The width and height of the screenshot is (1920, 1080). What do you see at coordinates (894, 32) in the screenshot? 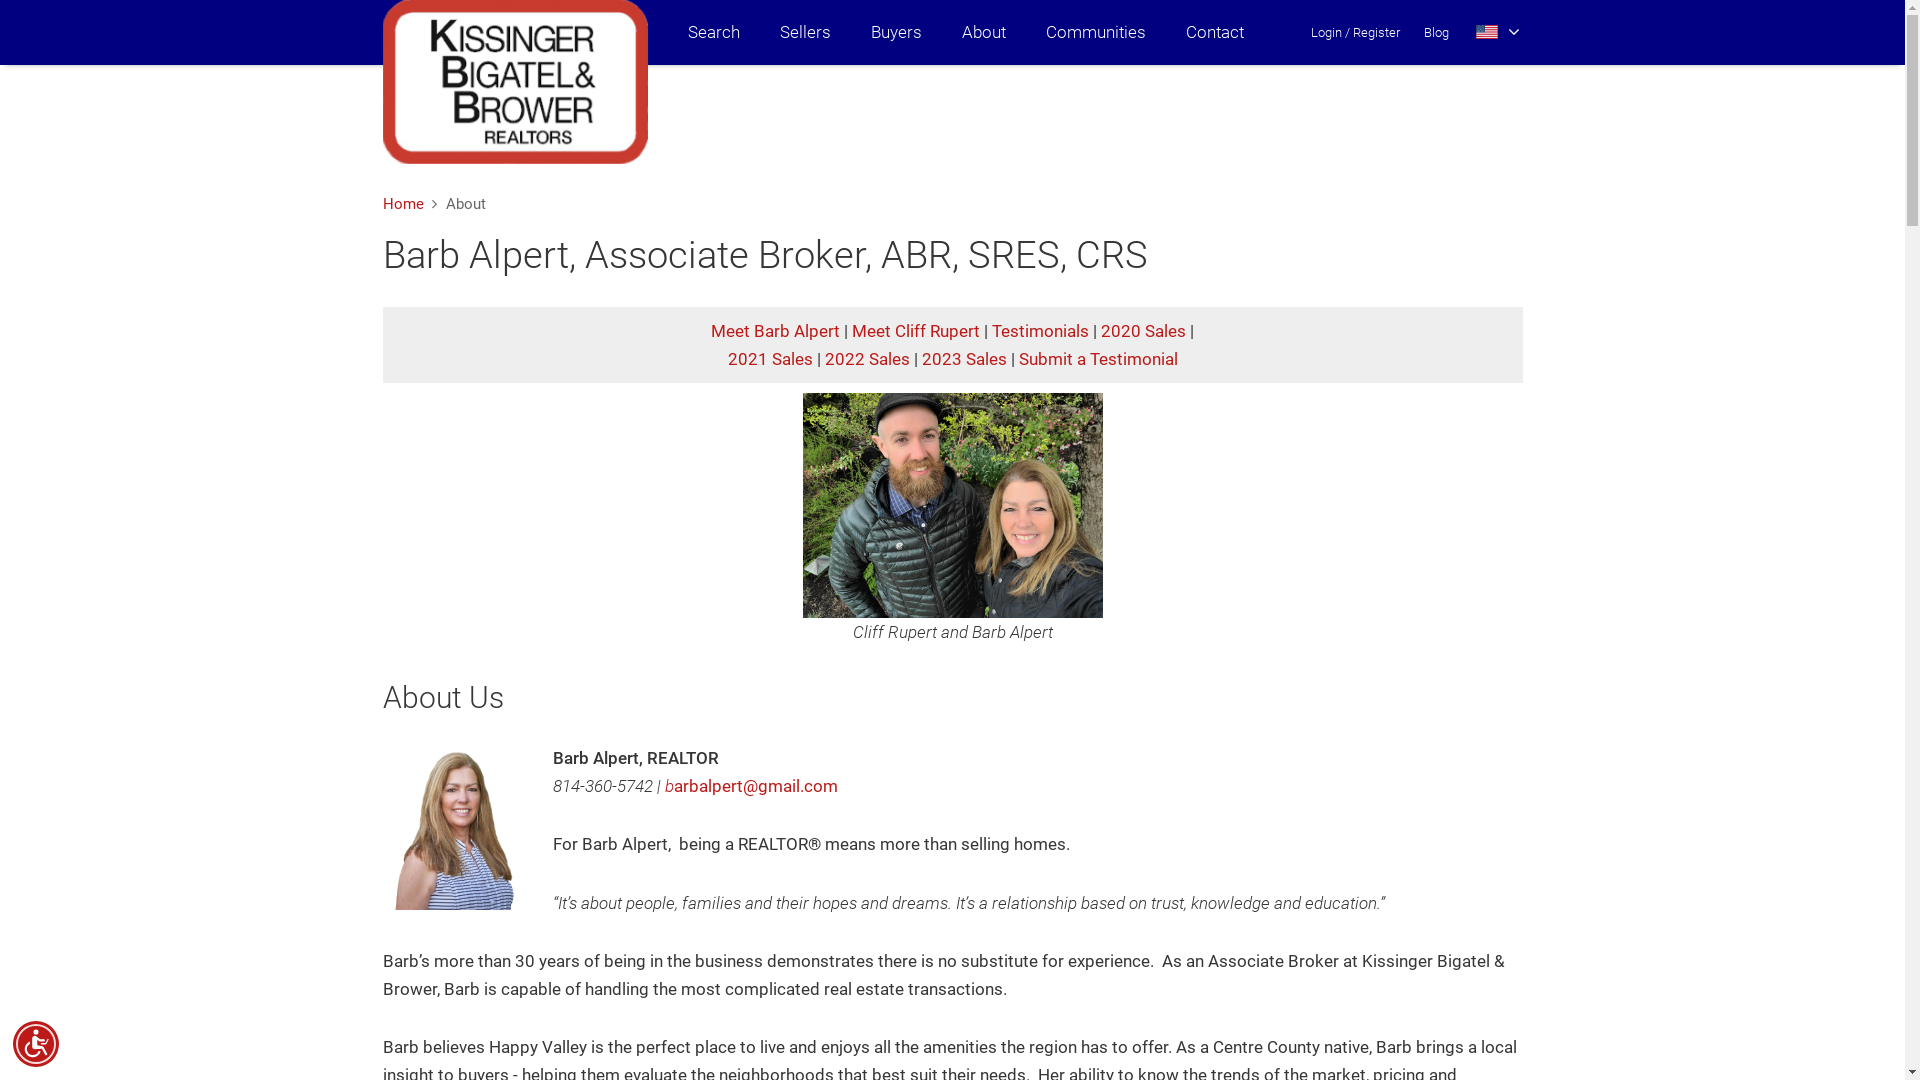
I see `'Buyers'` at bounding box center [894, 32].